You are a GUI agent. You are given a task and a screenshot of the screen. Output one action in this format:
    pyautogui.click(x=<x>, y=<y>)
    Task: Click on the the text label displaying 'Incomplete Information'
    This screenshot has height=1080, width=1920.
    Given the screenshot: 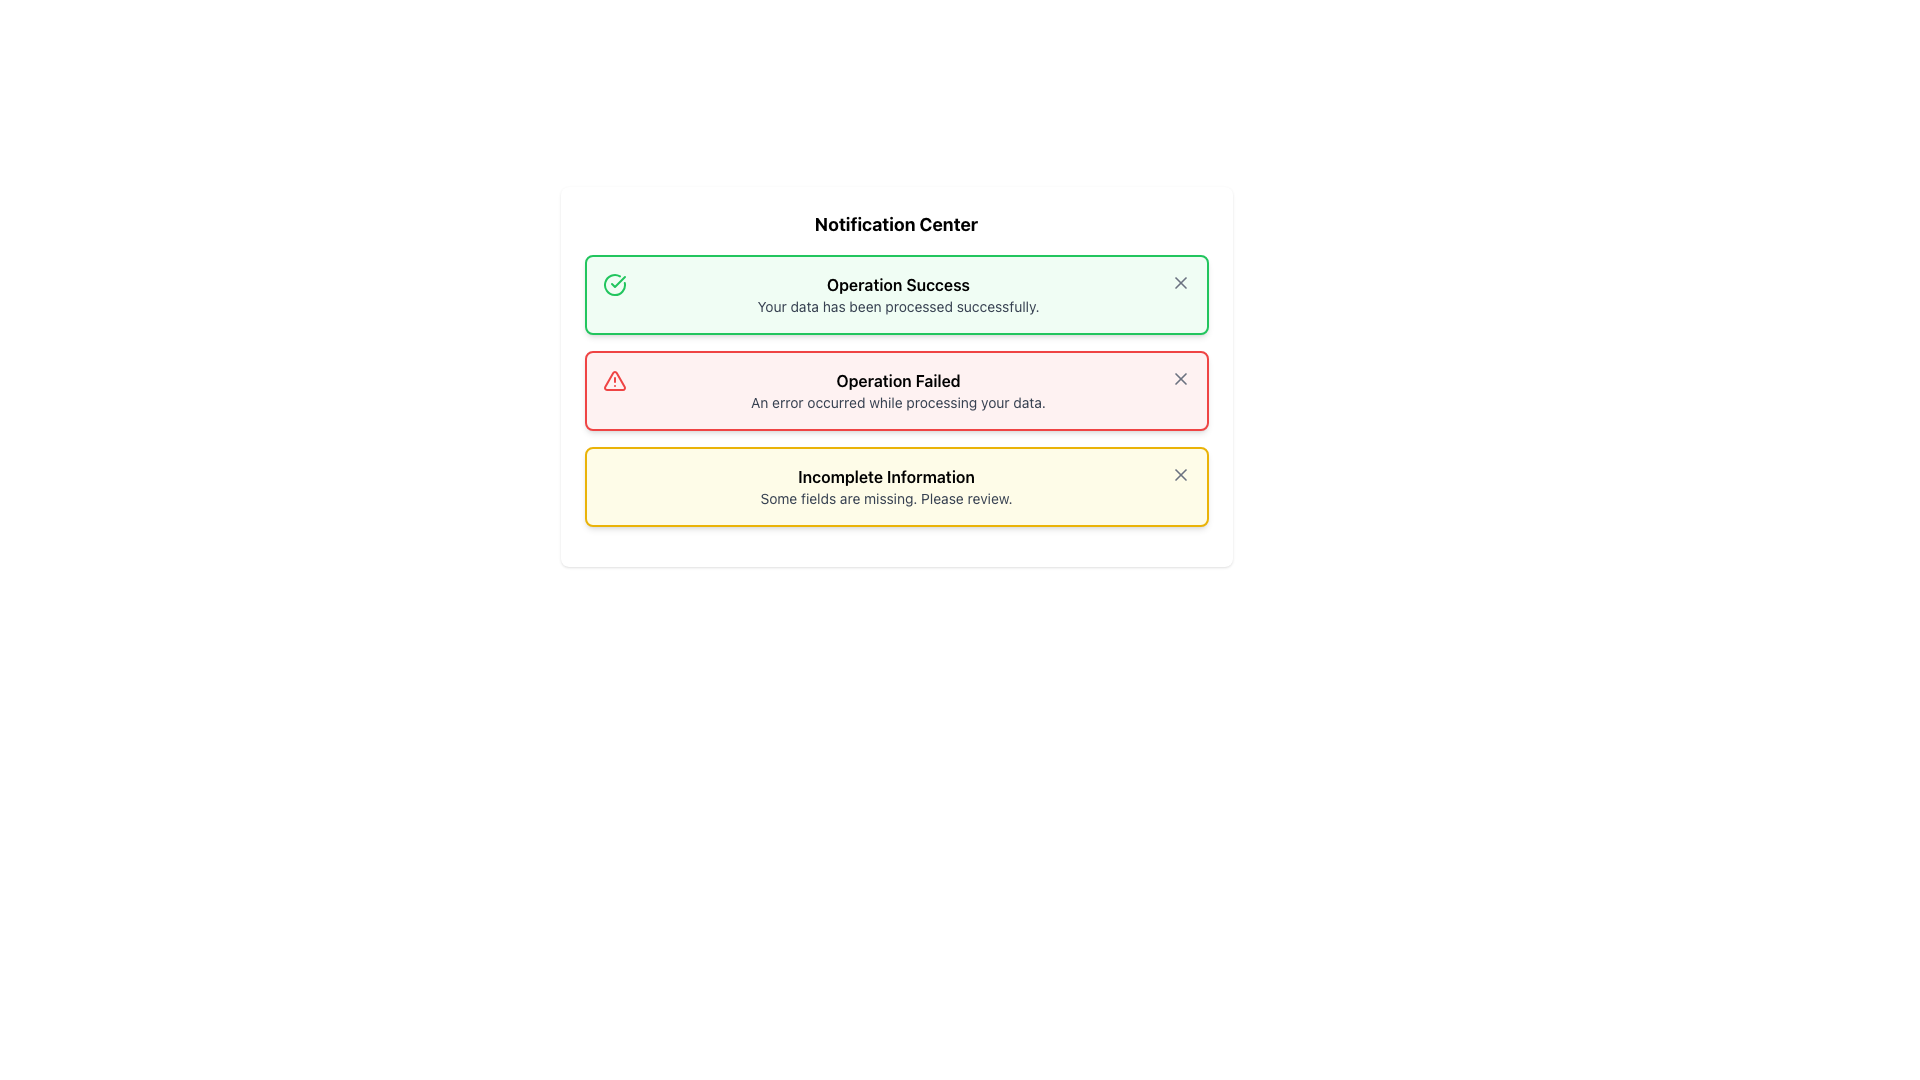 What is the action you would take?
    pyautogui.click(x=885, y=477)
    